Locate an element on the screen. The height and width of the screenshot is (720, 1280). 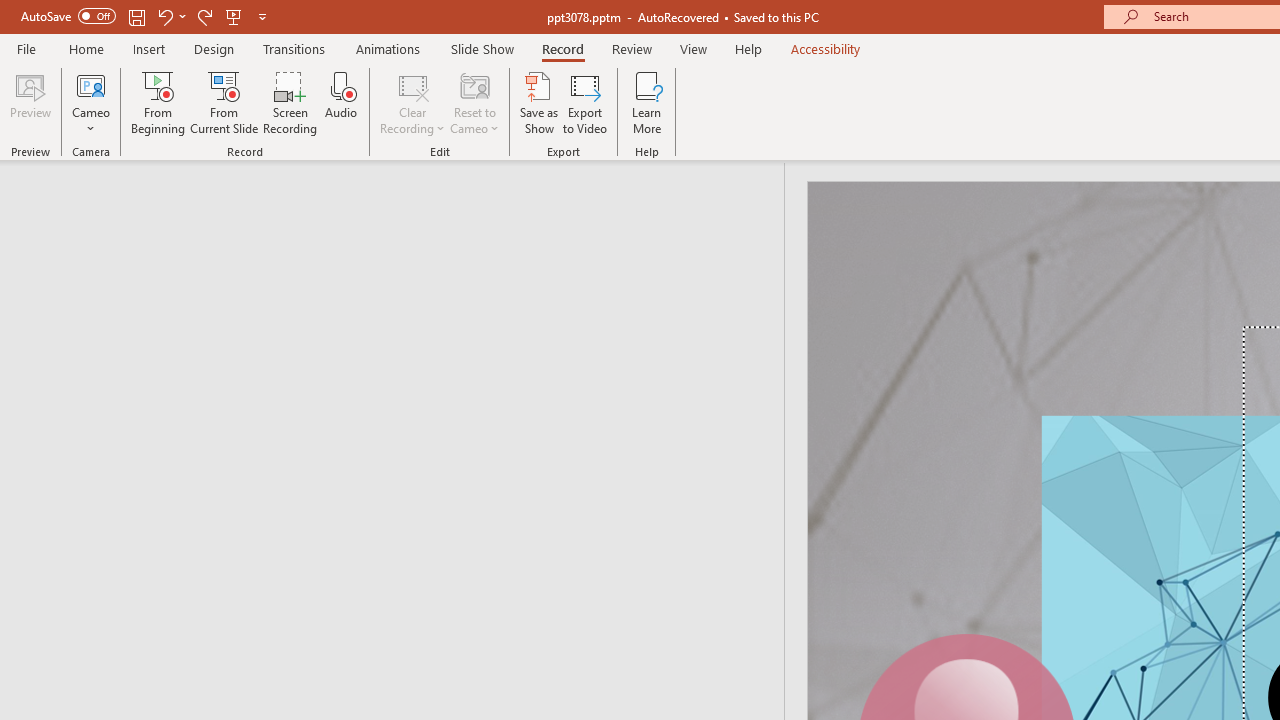
'From Current Slide...' is located at coordinates (224, 103).